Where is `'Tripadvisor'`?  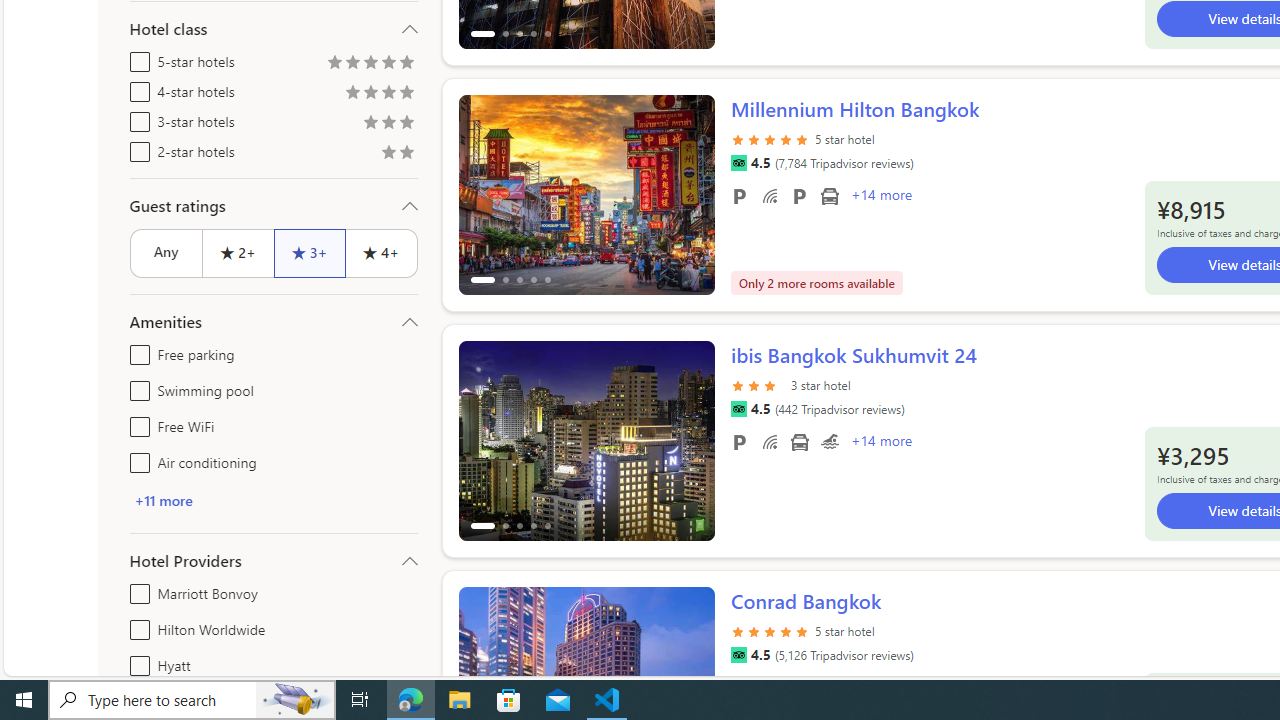 'Tripadvisor' is located at coordinates (737, 655).